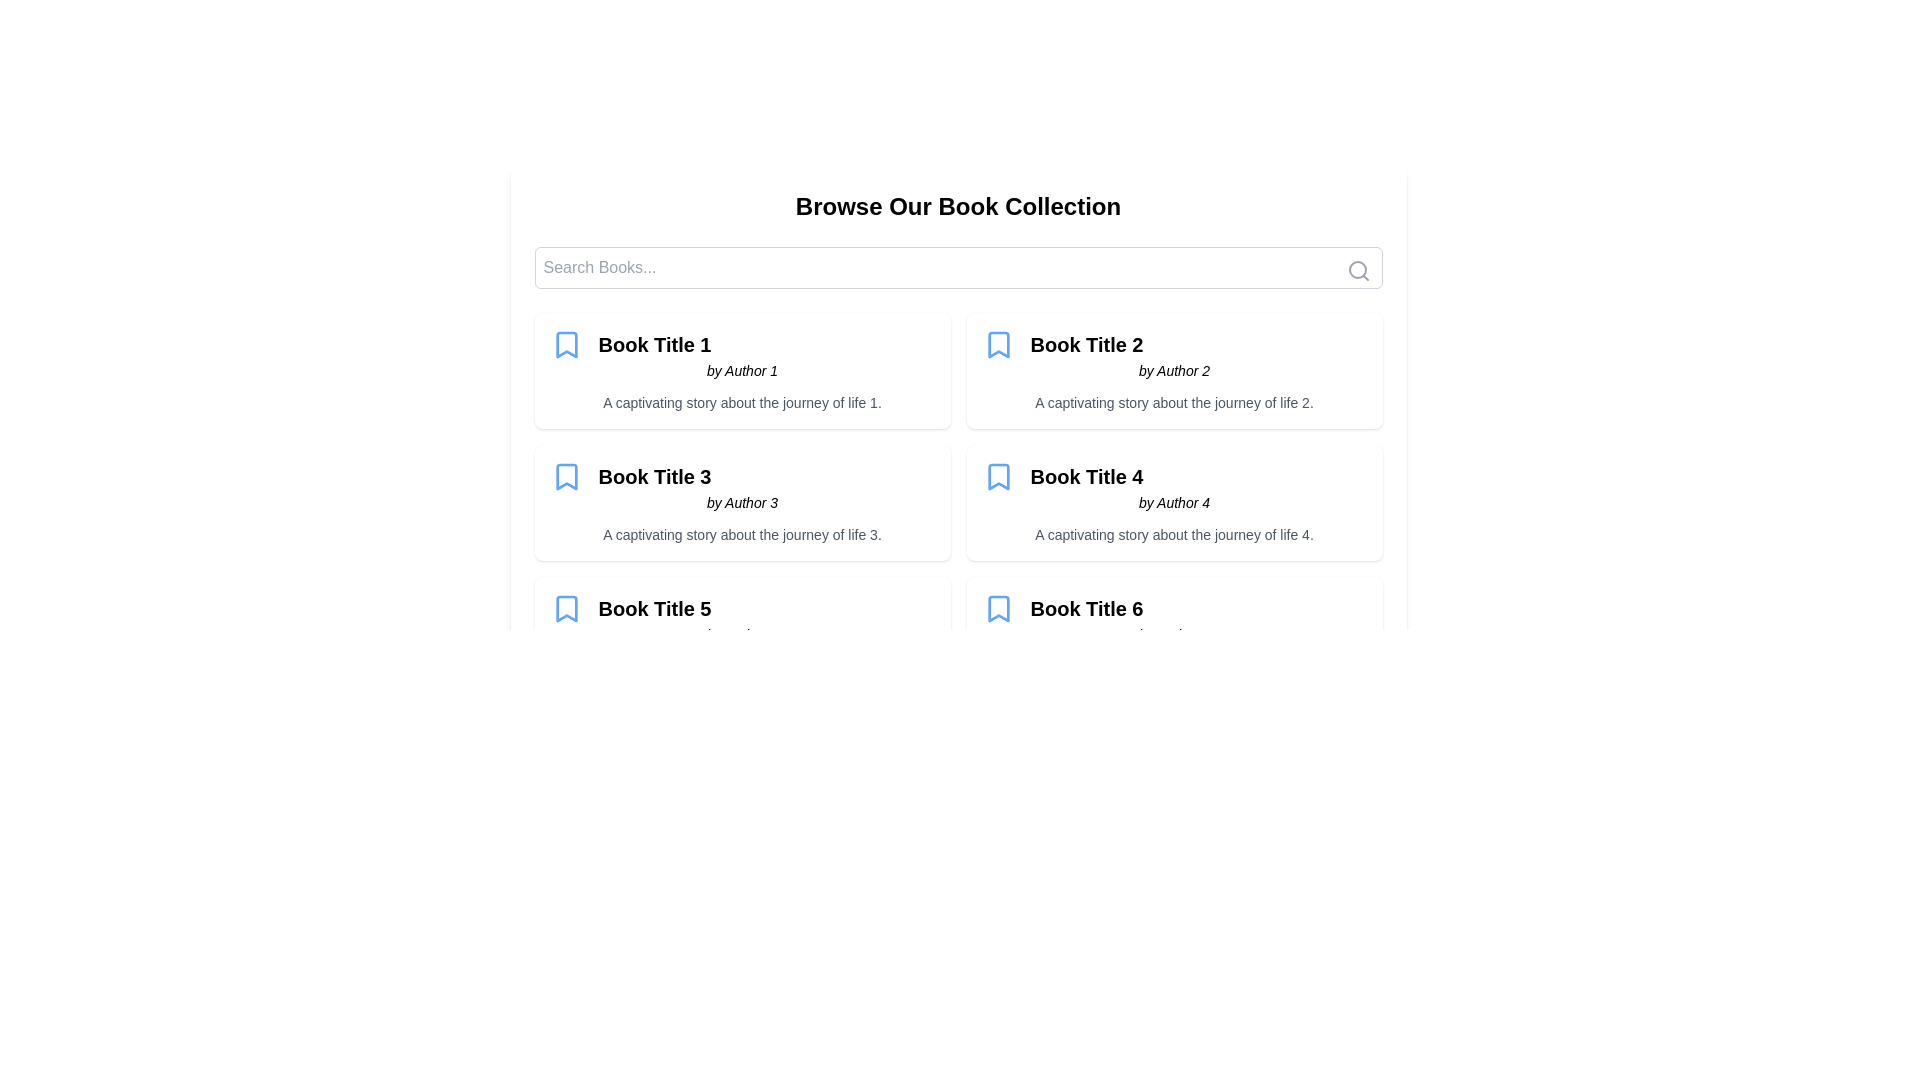  I want to click on title text of the fifth book in the collection, which is located within the fifth card in the grid layout, to the right of a bookmark icon, so click(654, 608).